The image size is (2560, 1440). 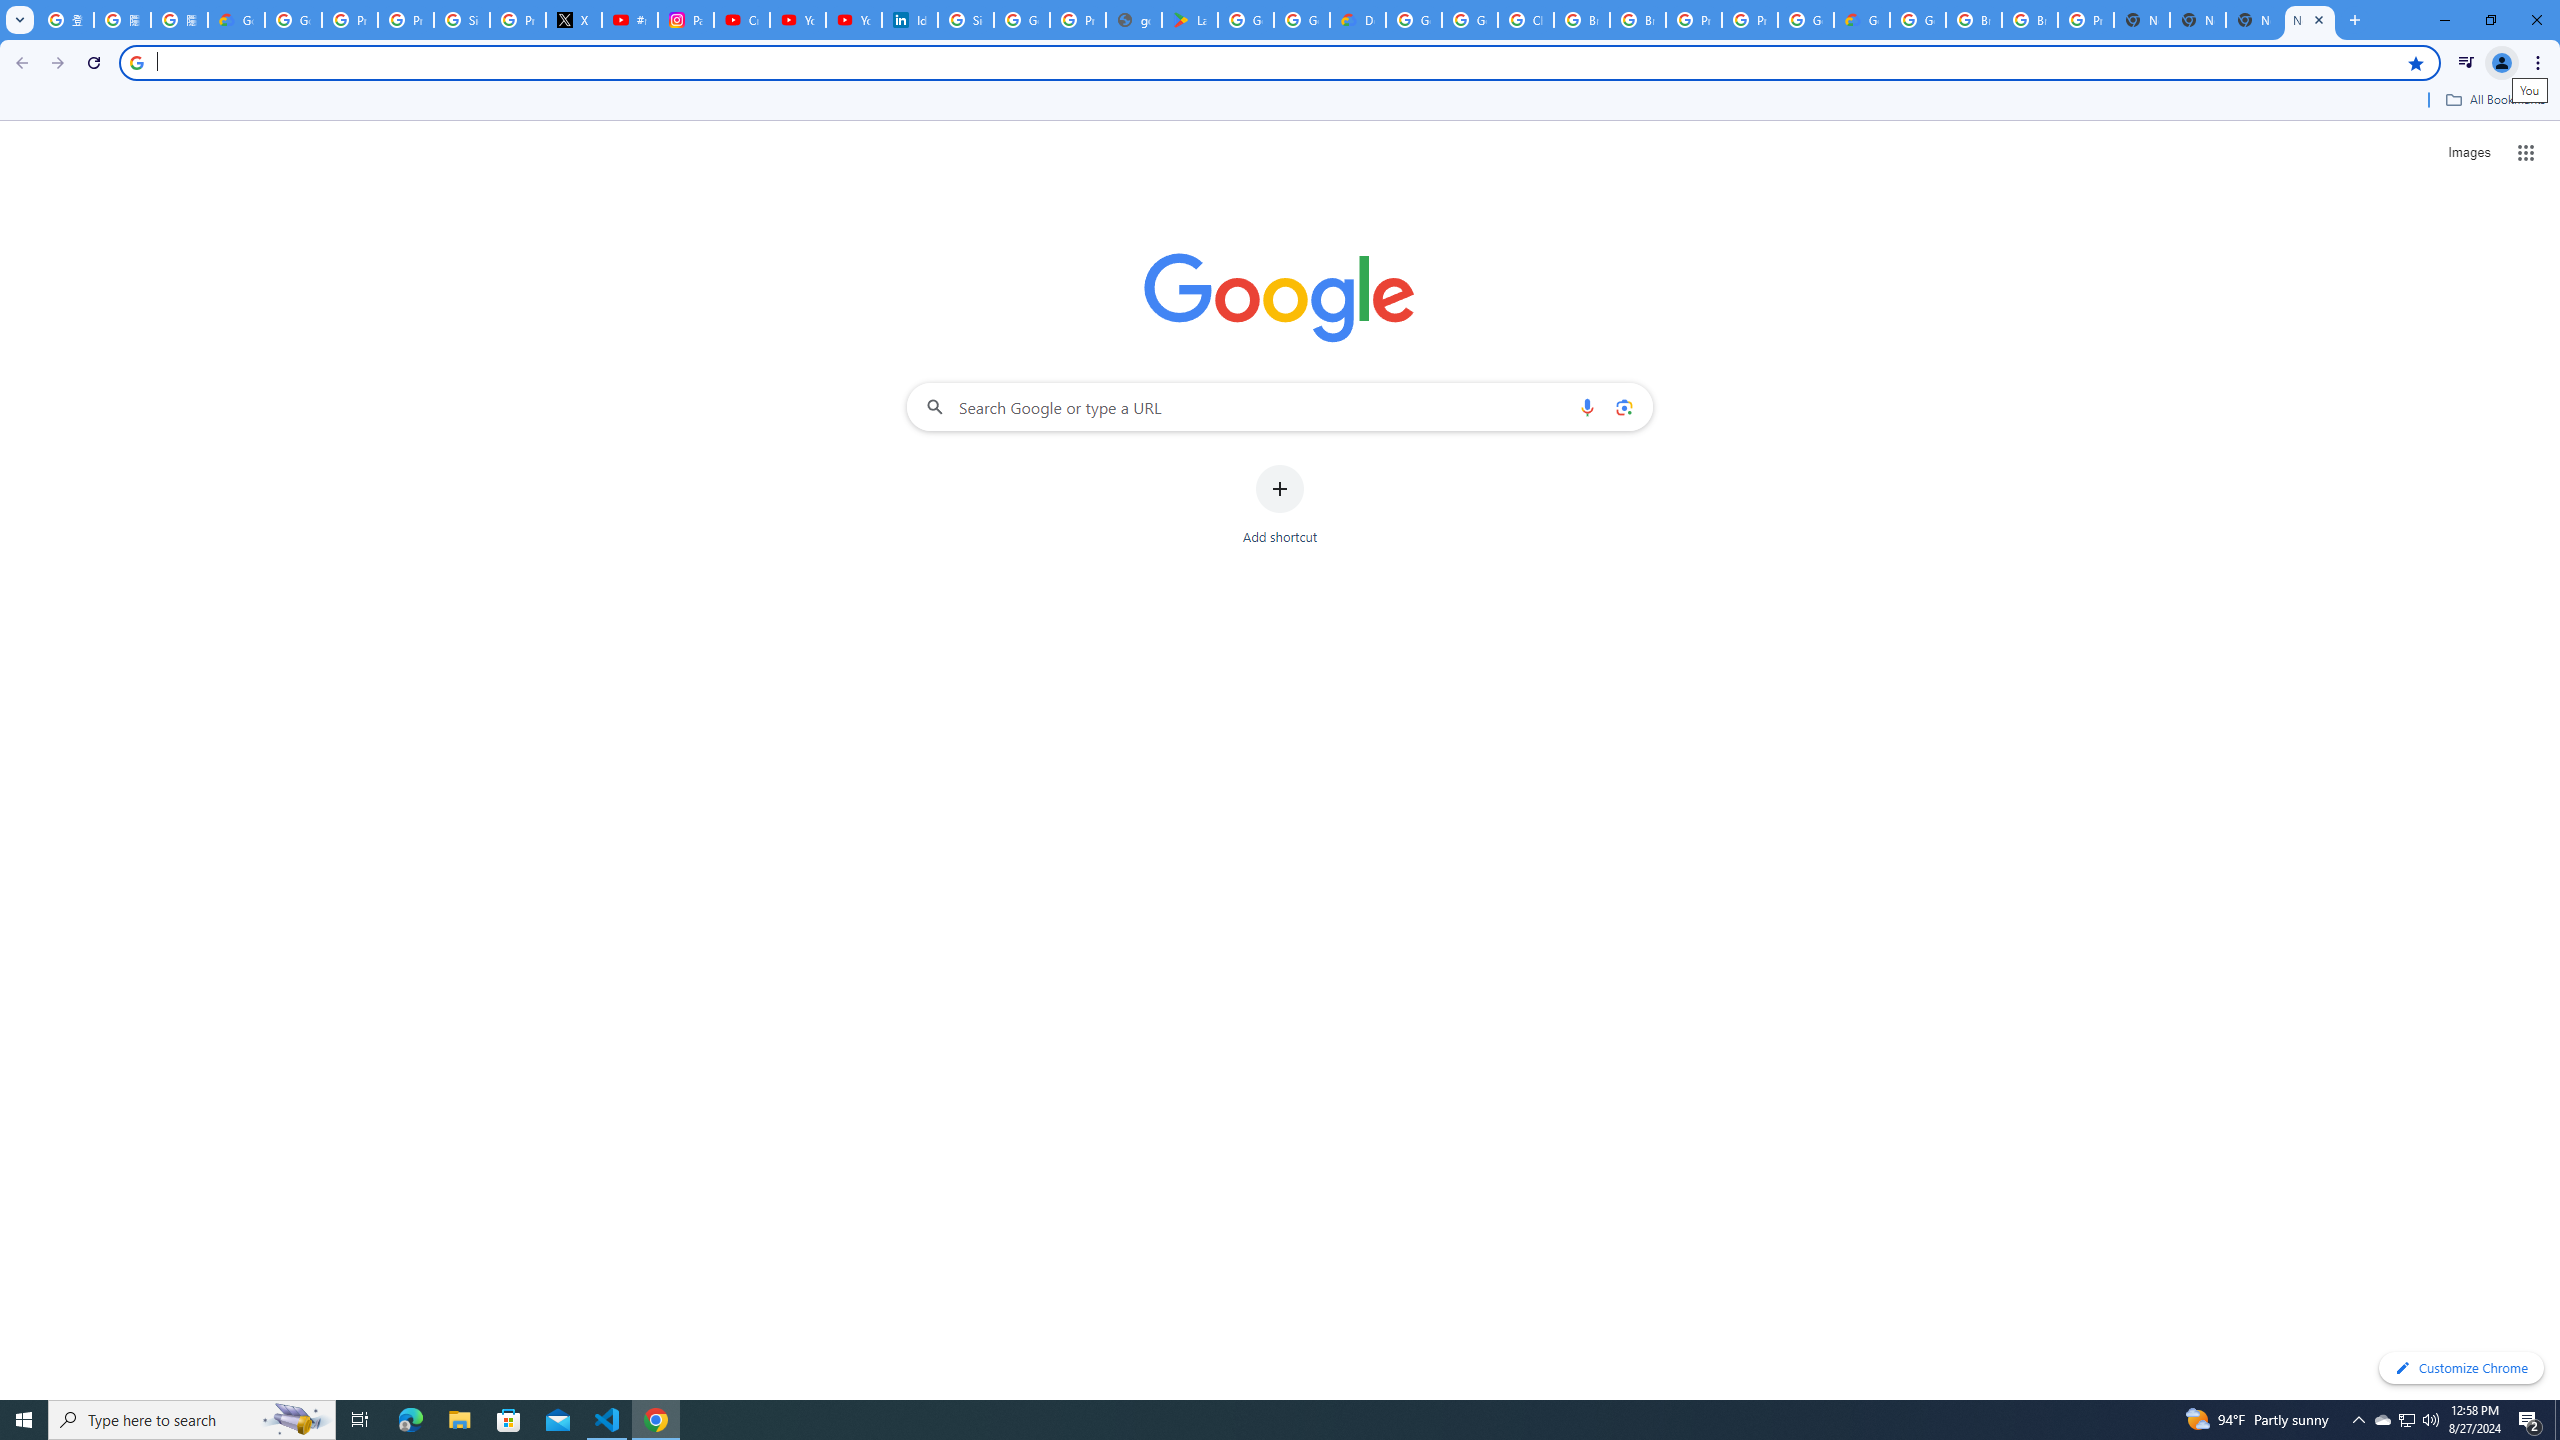 What do you see at coordinates (2494, 99) in the screenshot?
I see `'All Bookmarks'` at bounding box center [2494, 99].